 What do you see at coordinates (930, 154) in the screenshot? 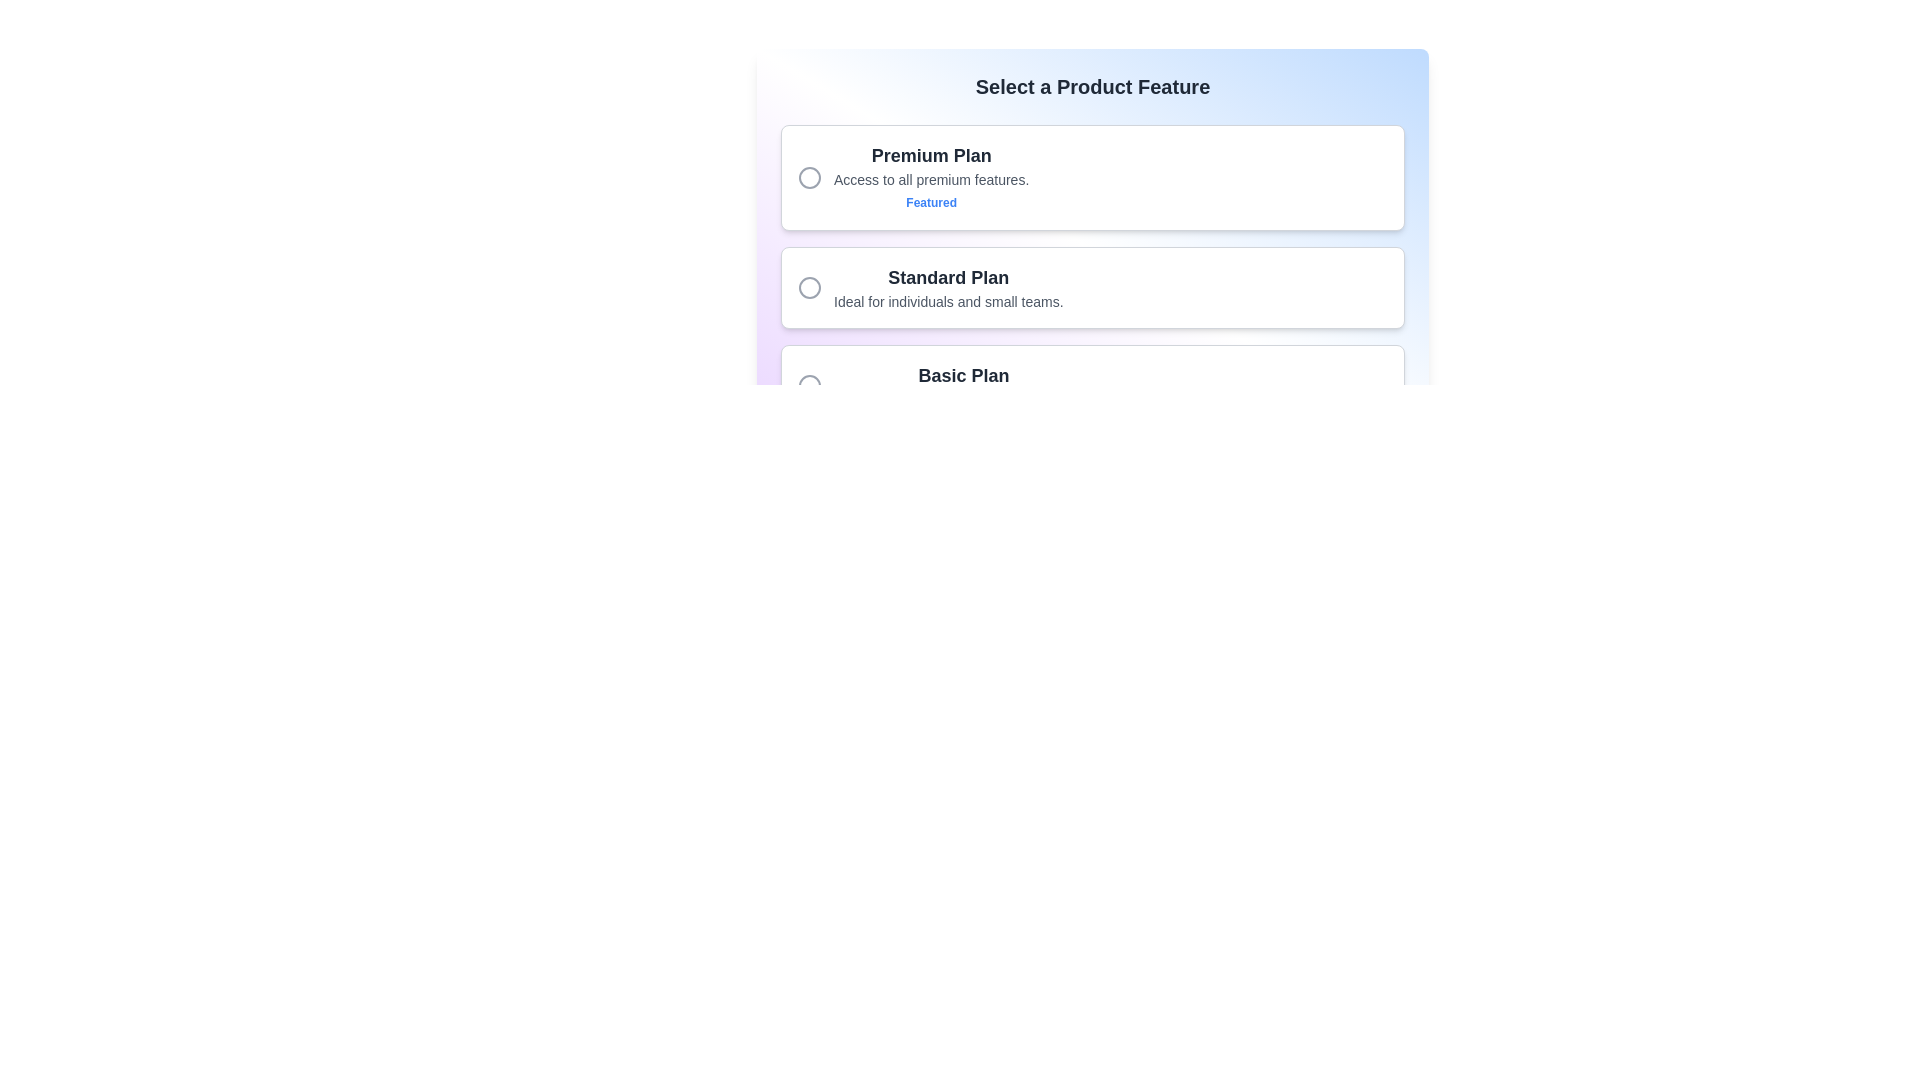
I see `the Text Label that indicates the specific subscription plan, located under 'Select a Product Feature' and aligned to the left of a circular radio button` at bounding box center [930, 154].